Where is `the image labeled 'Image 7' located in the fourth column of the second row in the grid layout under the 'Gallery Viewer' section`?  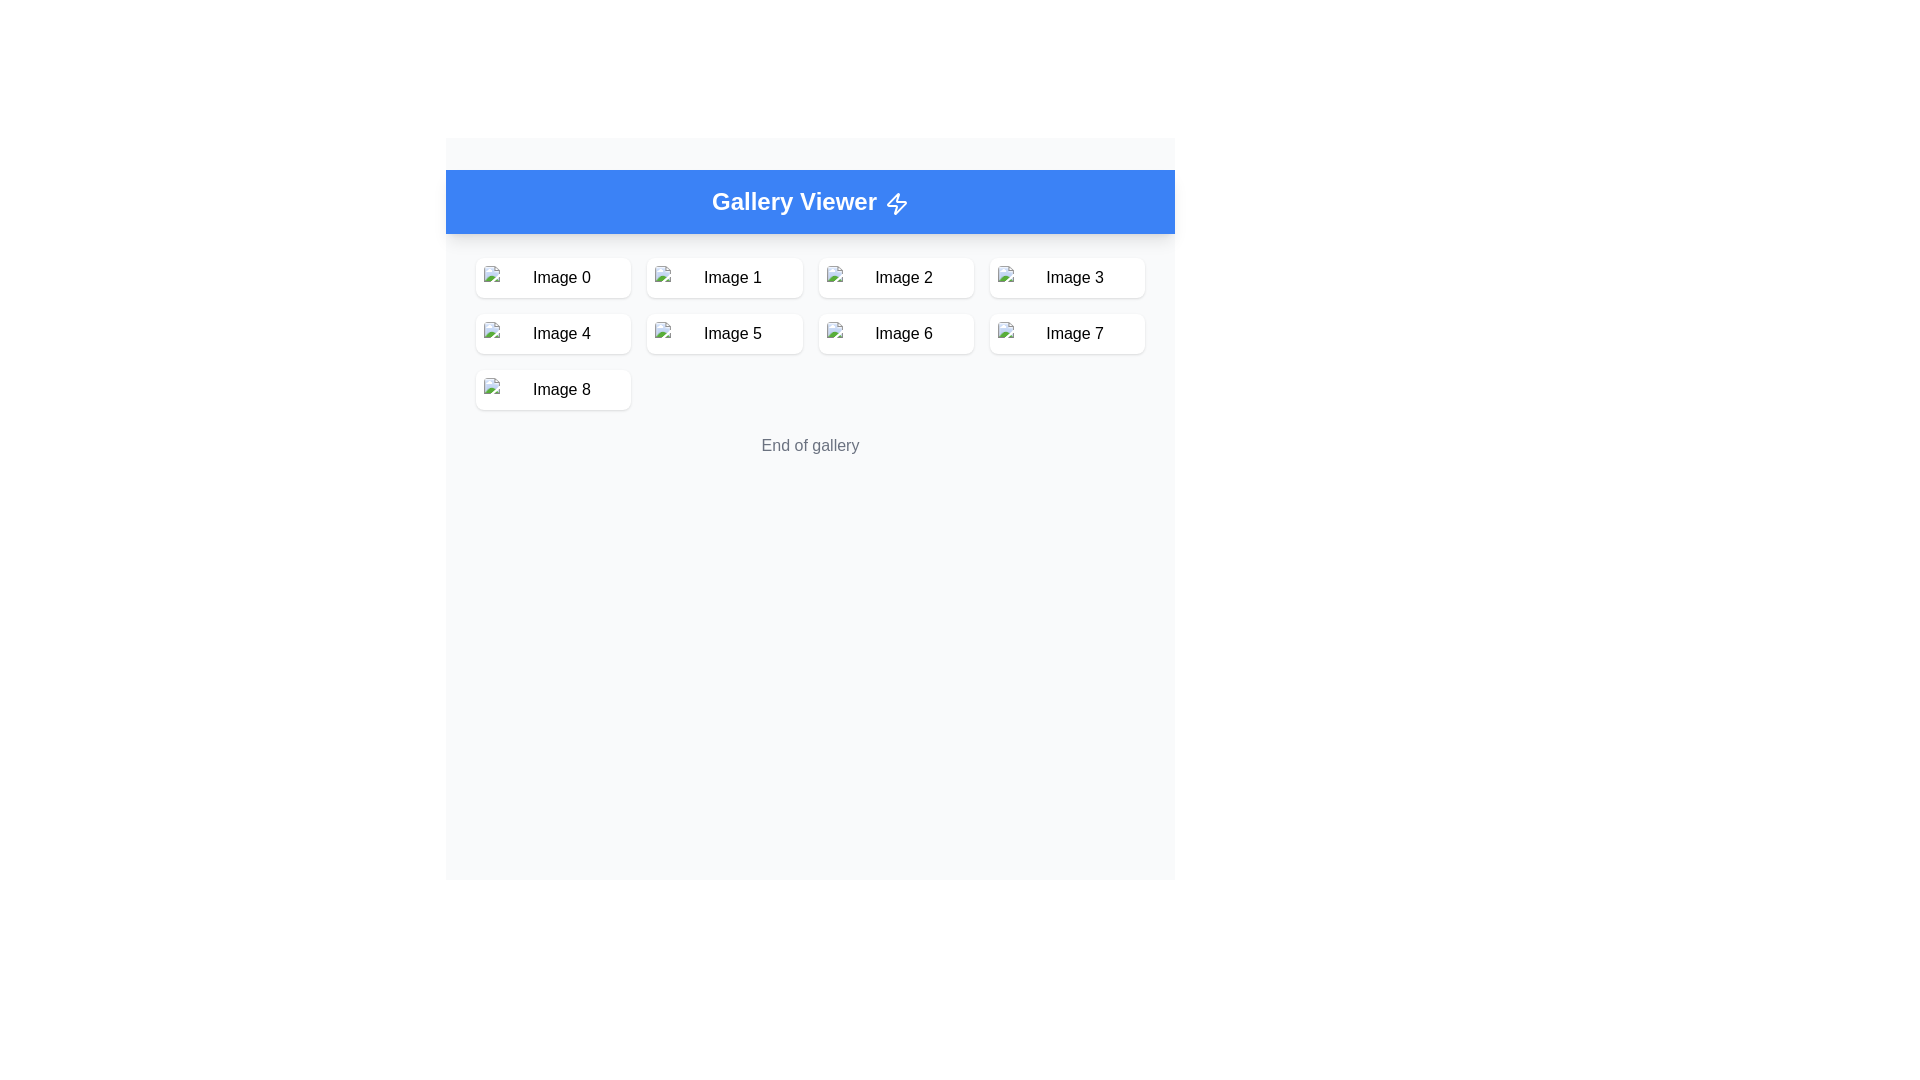 the image labeled 'Image 7' located in the fourth column of the second row in the grid layout under the 'Gallery Viewer' section is located at coordinates (1066, 333).